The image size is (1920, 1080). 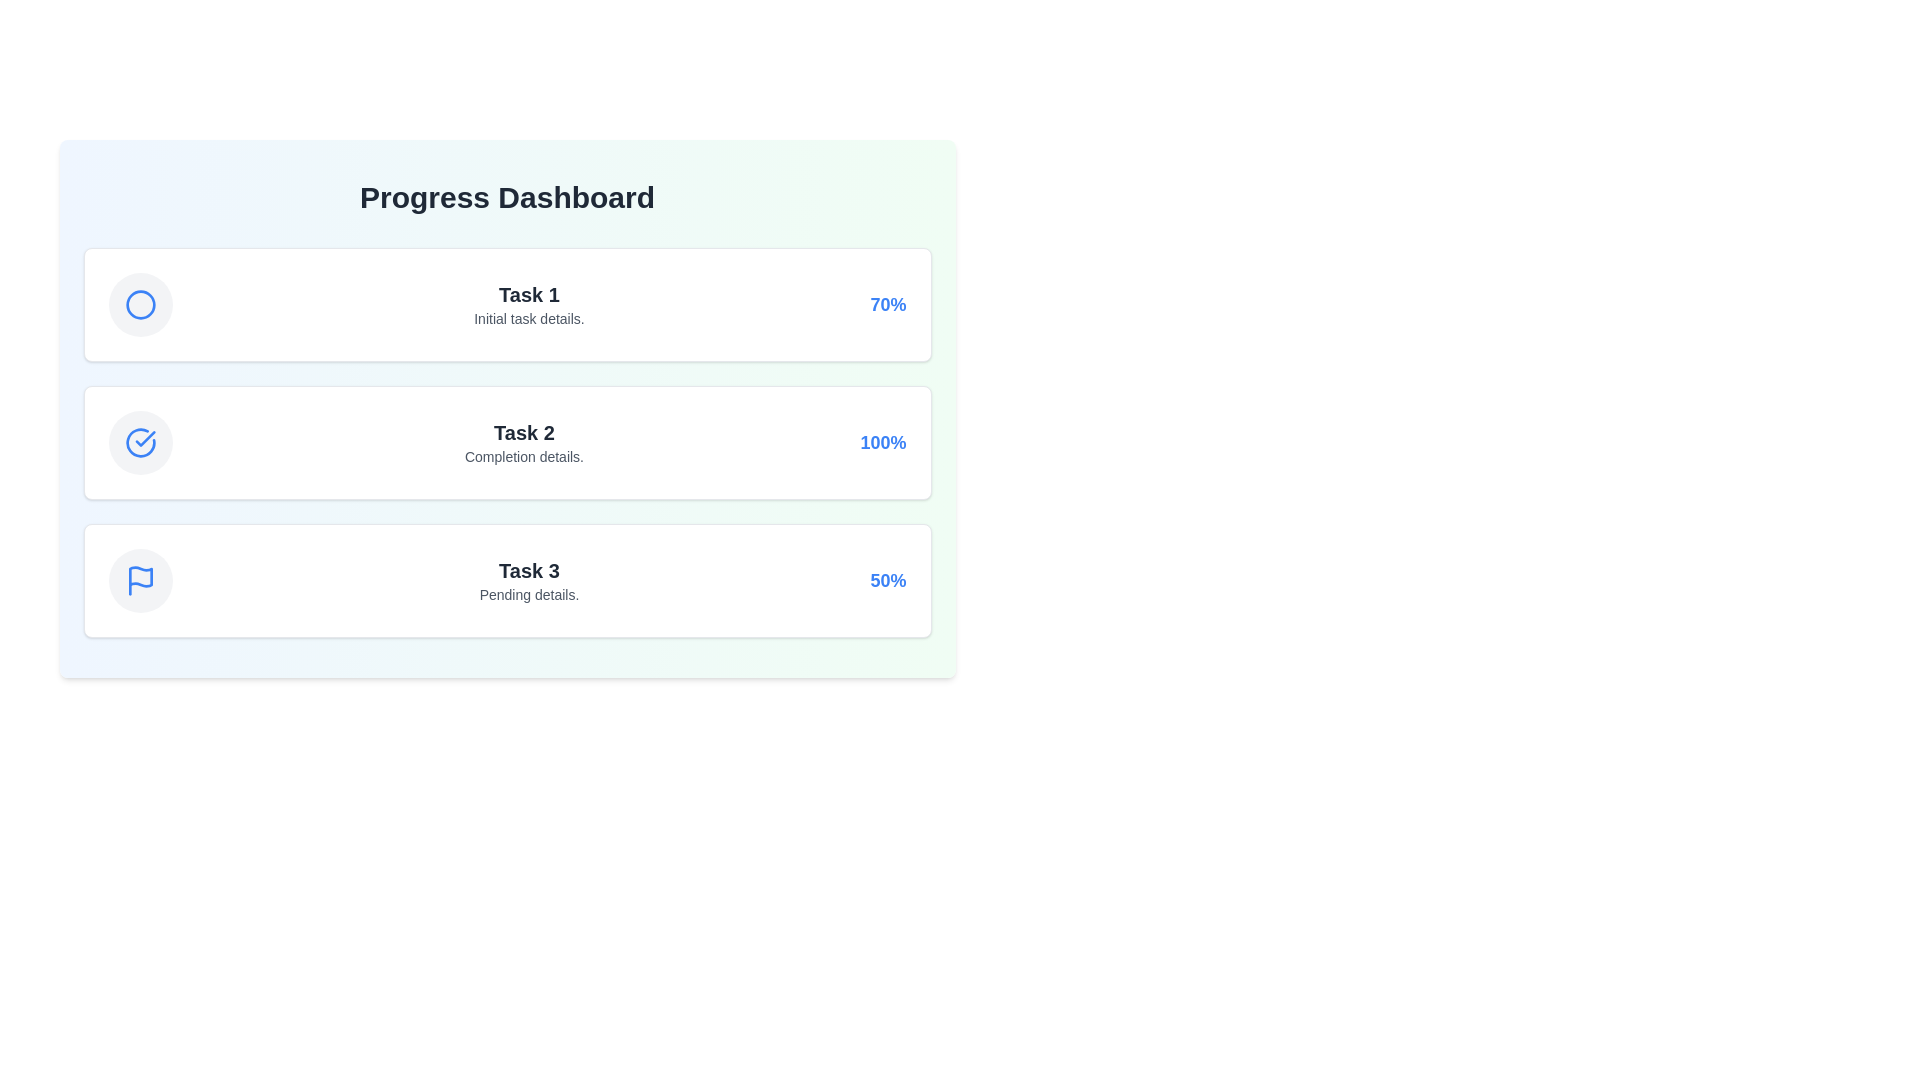 I want to click on the Status icon, which is a circular gray icon with a blue check mark, located in the second card of the dashboard next to 'Task 2', so click(x=139, y=442).